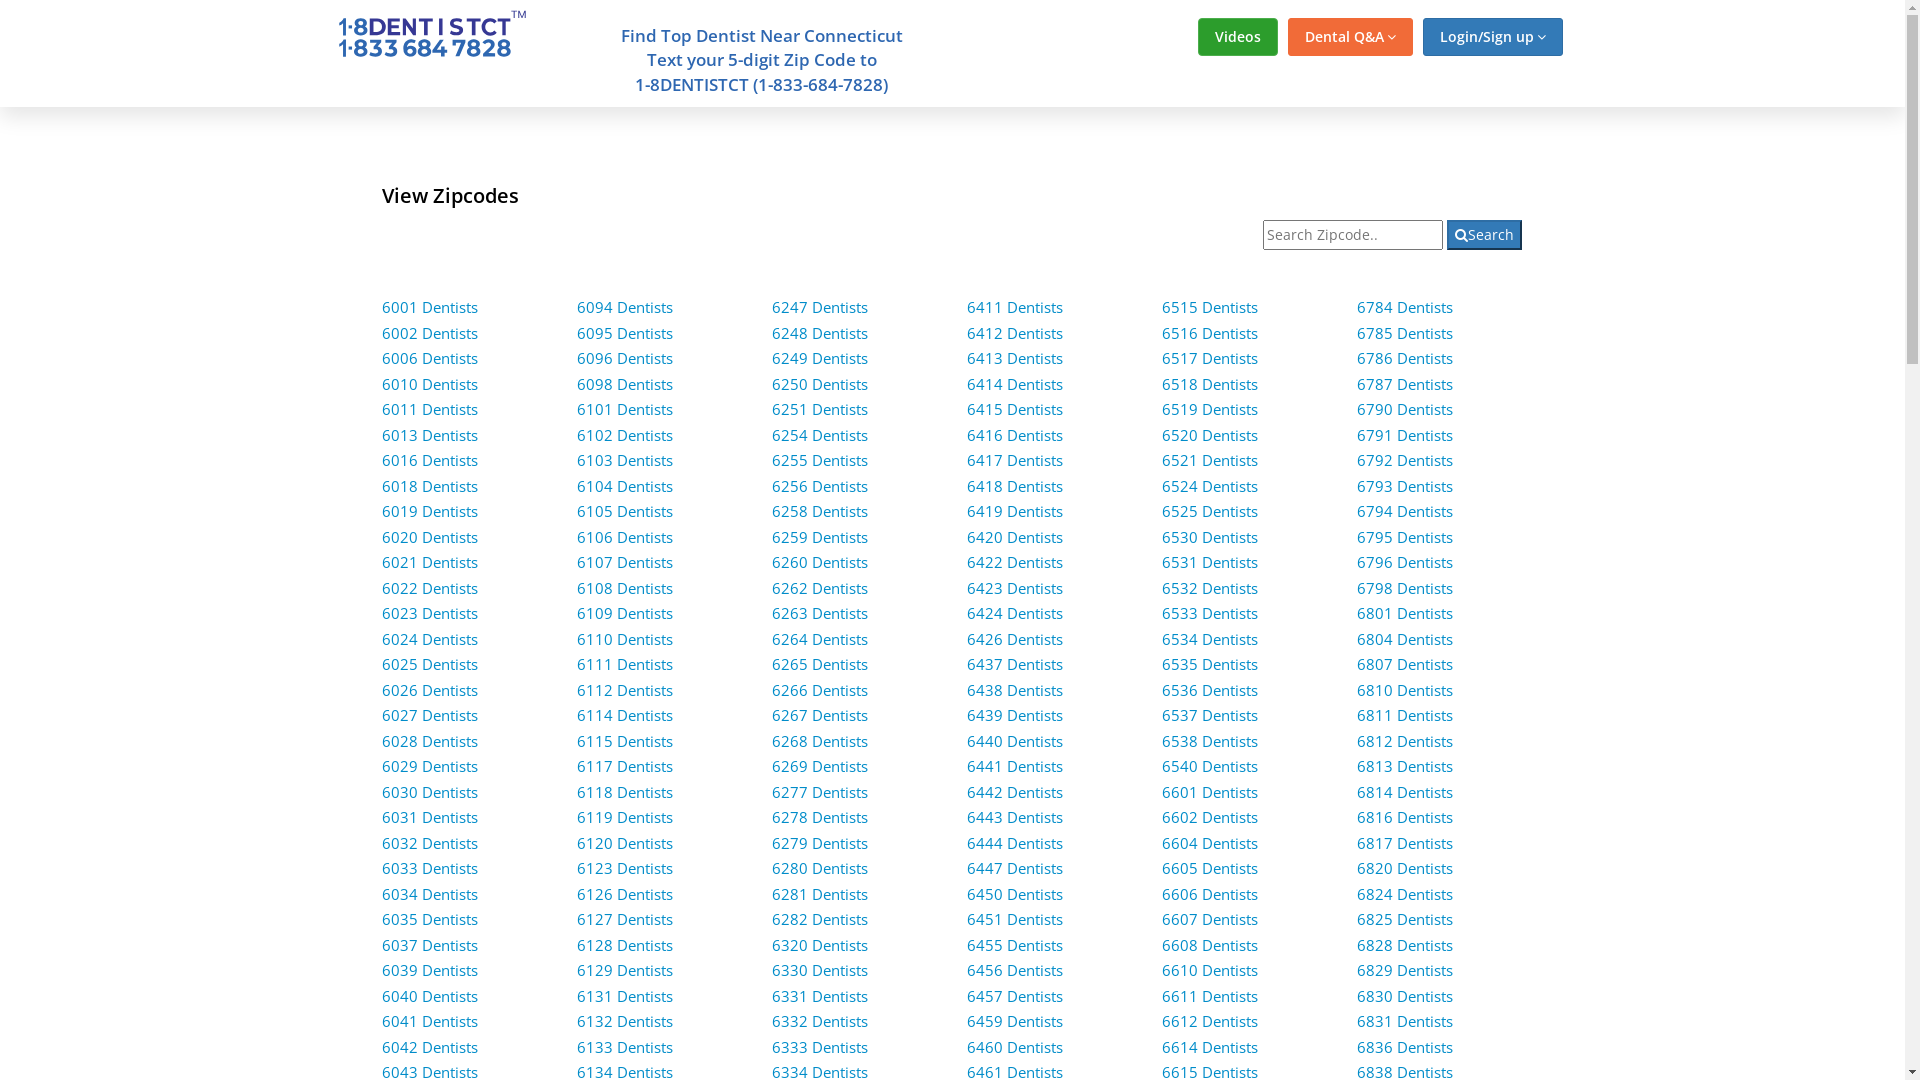 This screenshot has height=1080, width=1920. I want to click on '6011 Dentists', so click(429, 407).